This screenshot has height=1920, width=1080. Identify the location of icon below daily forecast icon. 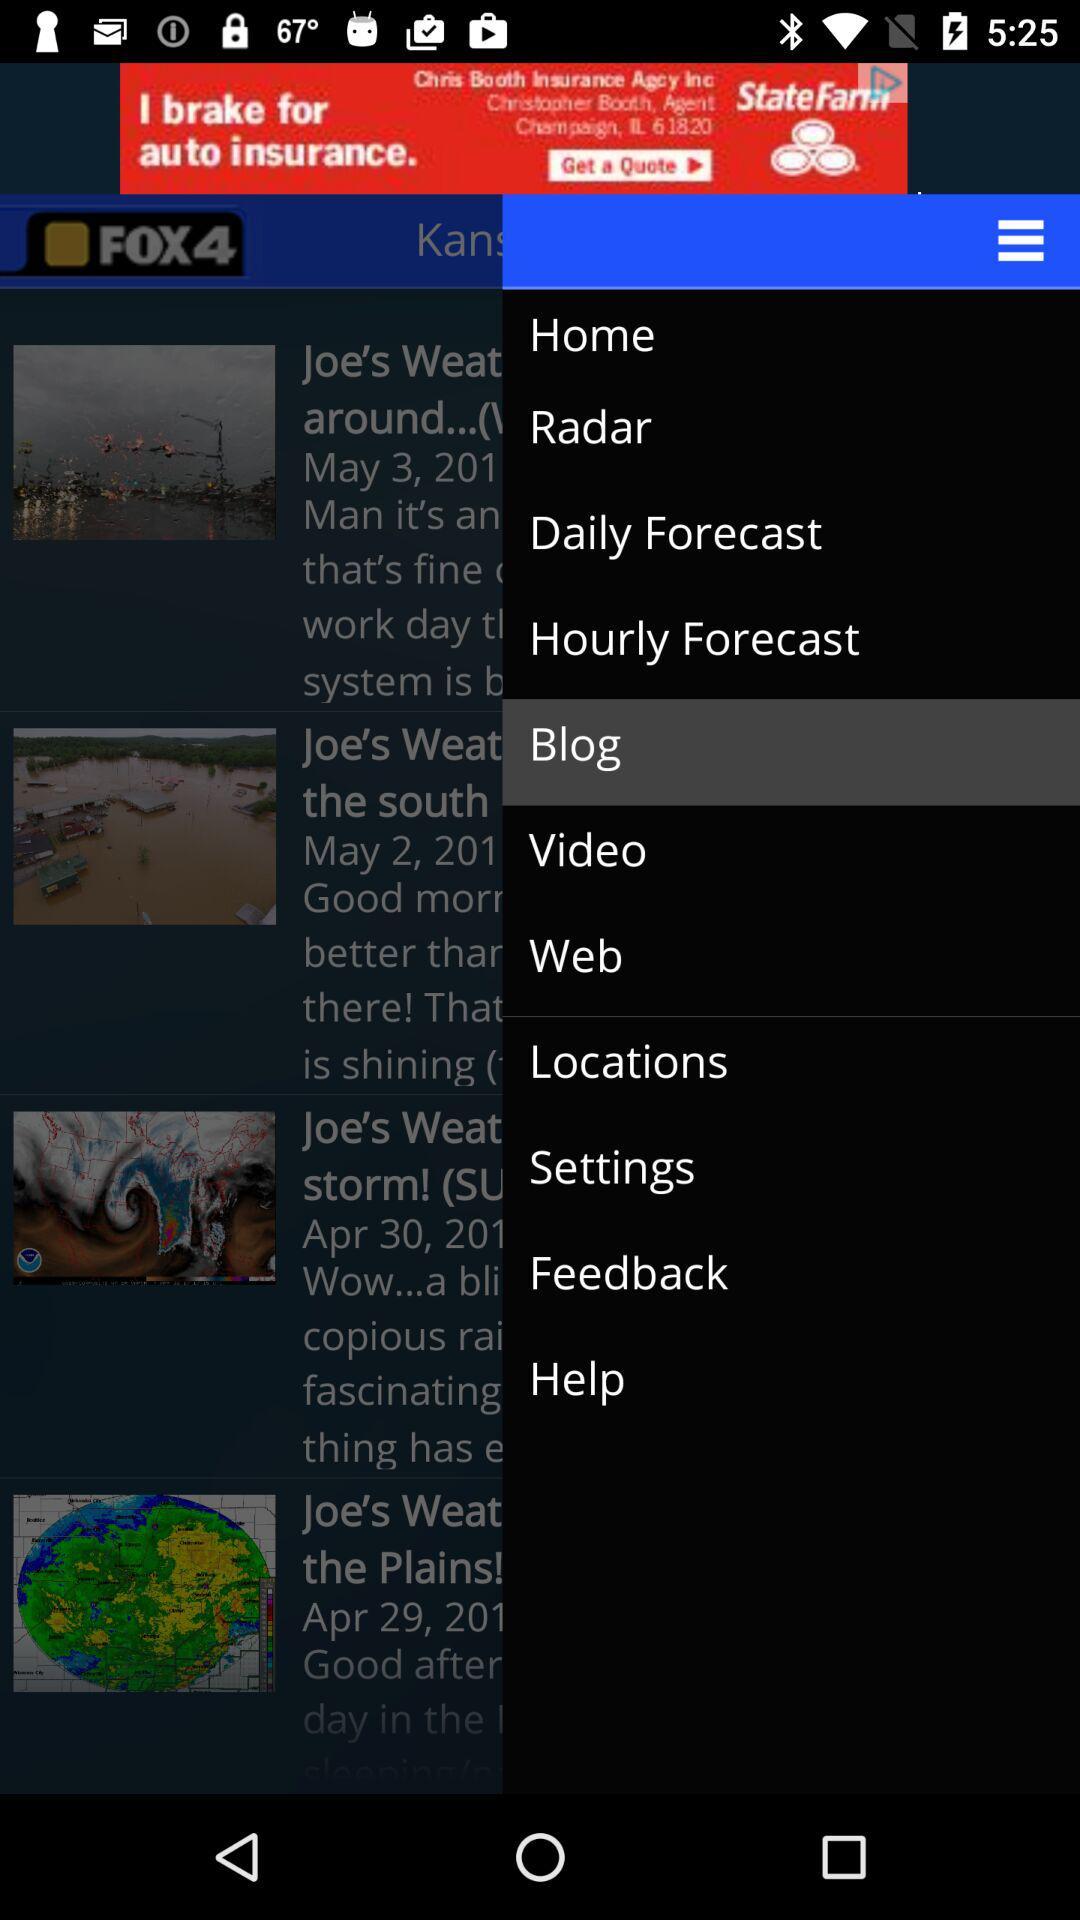
(774, 638).